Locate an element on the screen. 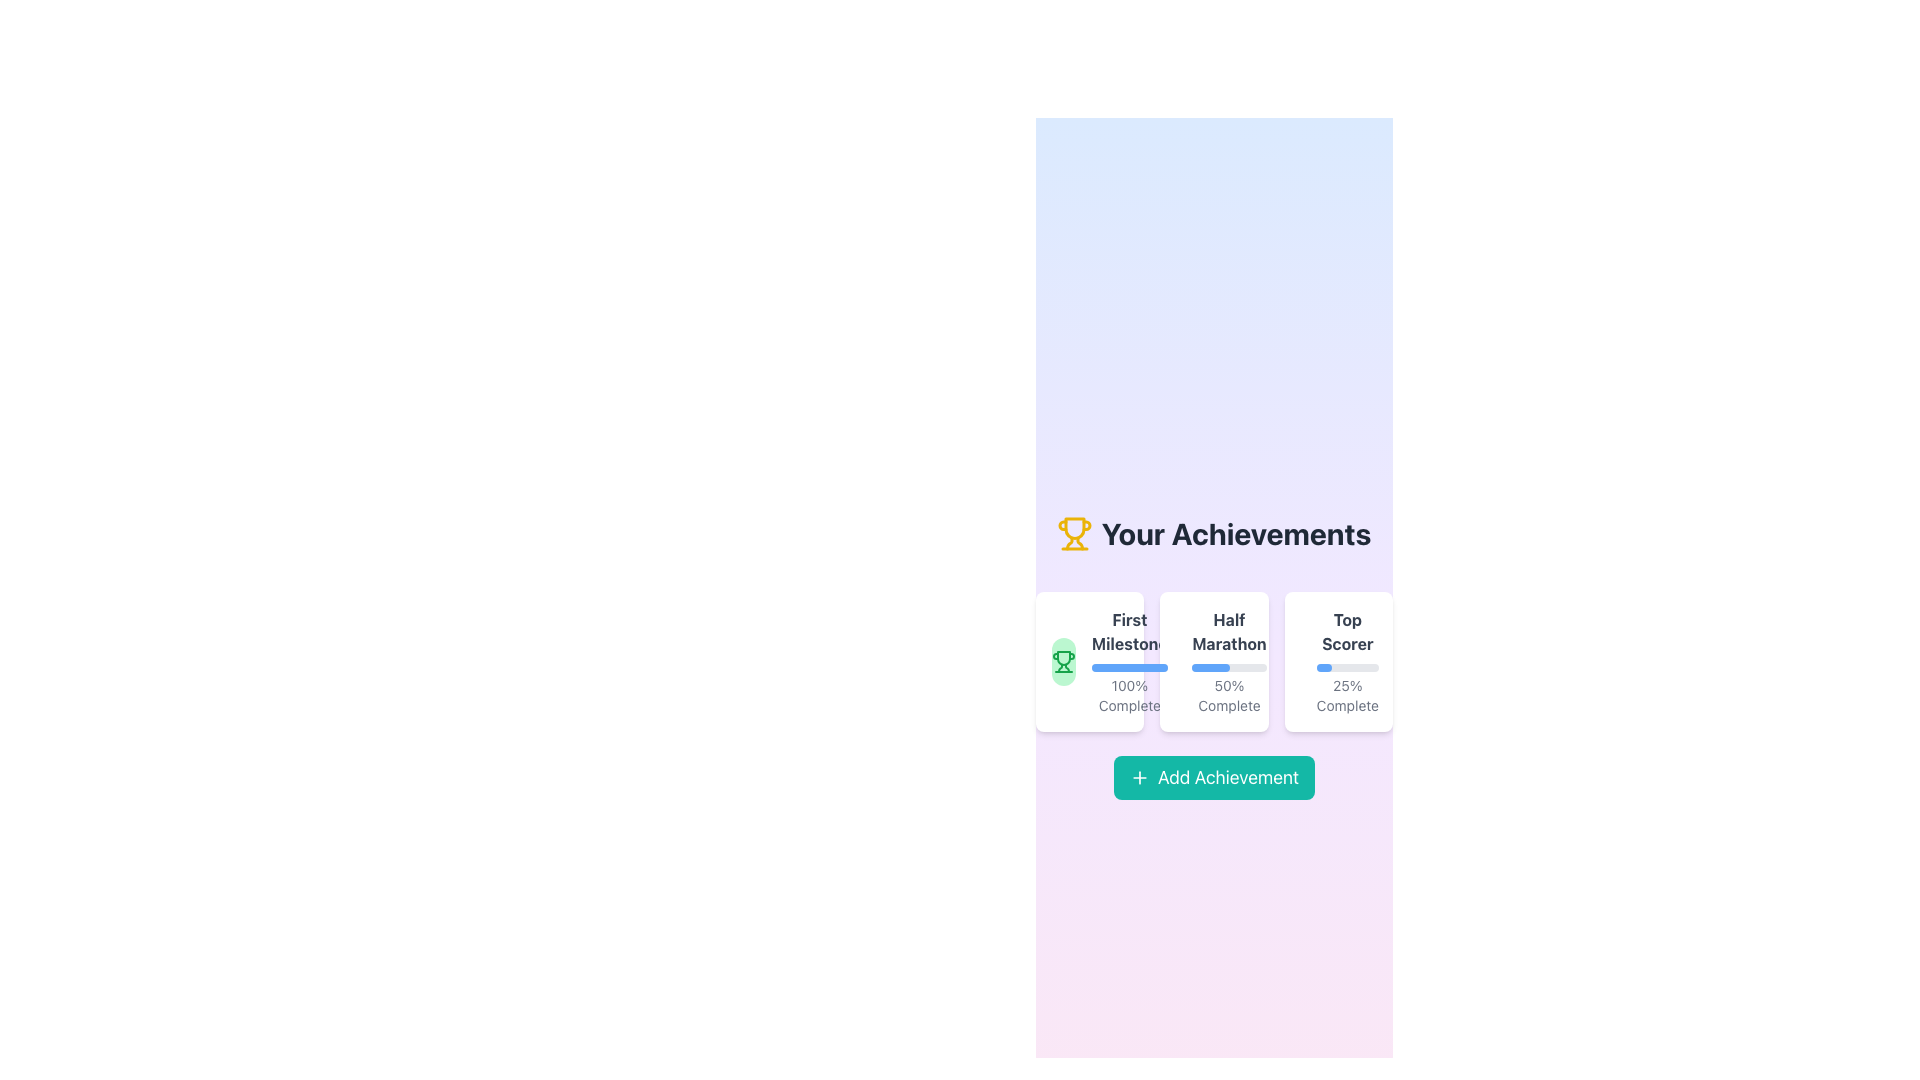 This screenshot has width=1920, height=1080. the 'Add Achievement' icon, which is part of the button labeled 'Add Achievement' located at the bottom of the achievements section is located at coordinates (1139, 777).